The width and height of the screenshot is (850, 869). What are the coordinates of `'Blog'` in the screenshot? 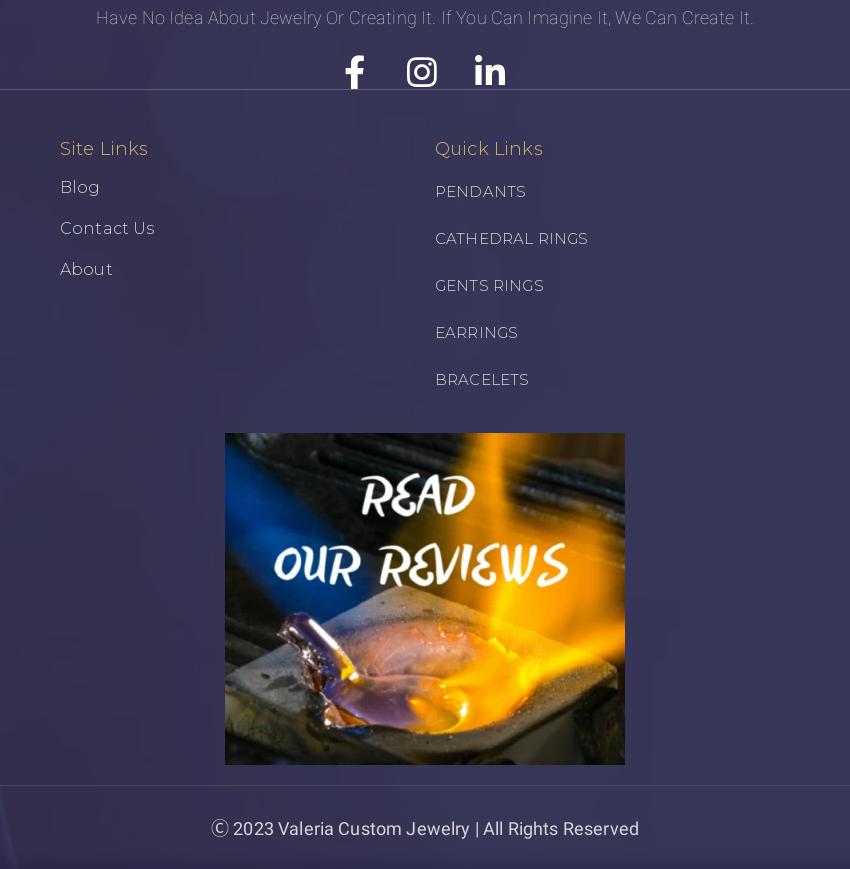 It's located at (79, 185).